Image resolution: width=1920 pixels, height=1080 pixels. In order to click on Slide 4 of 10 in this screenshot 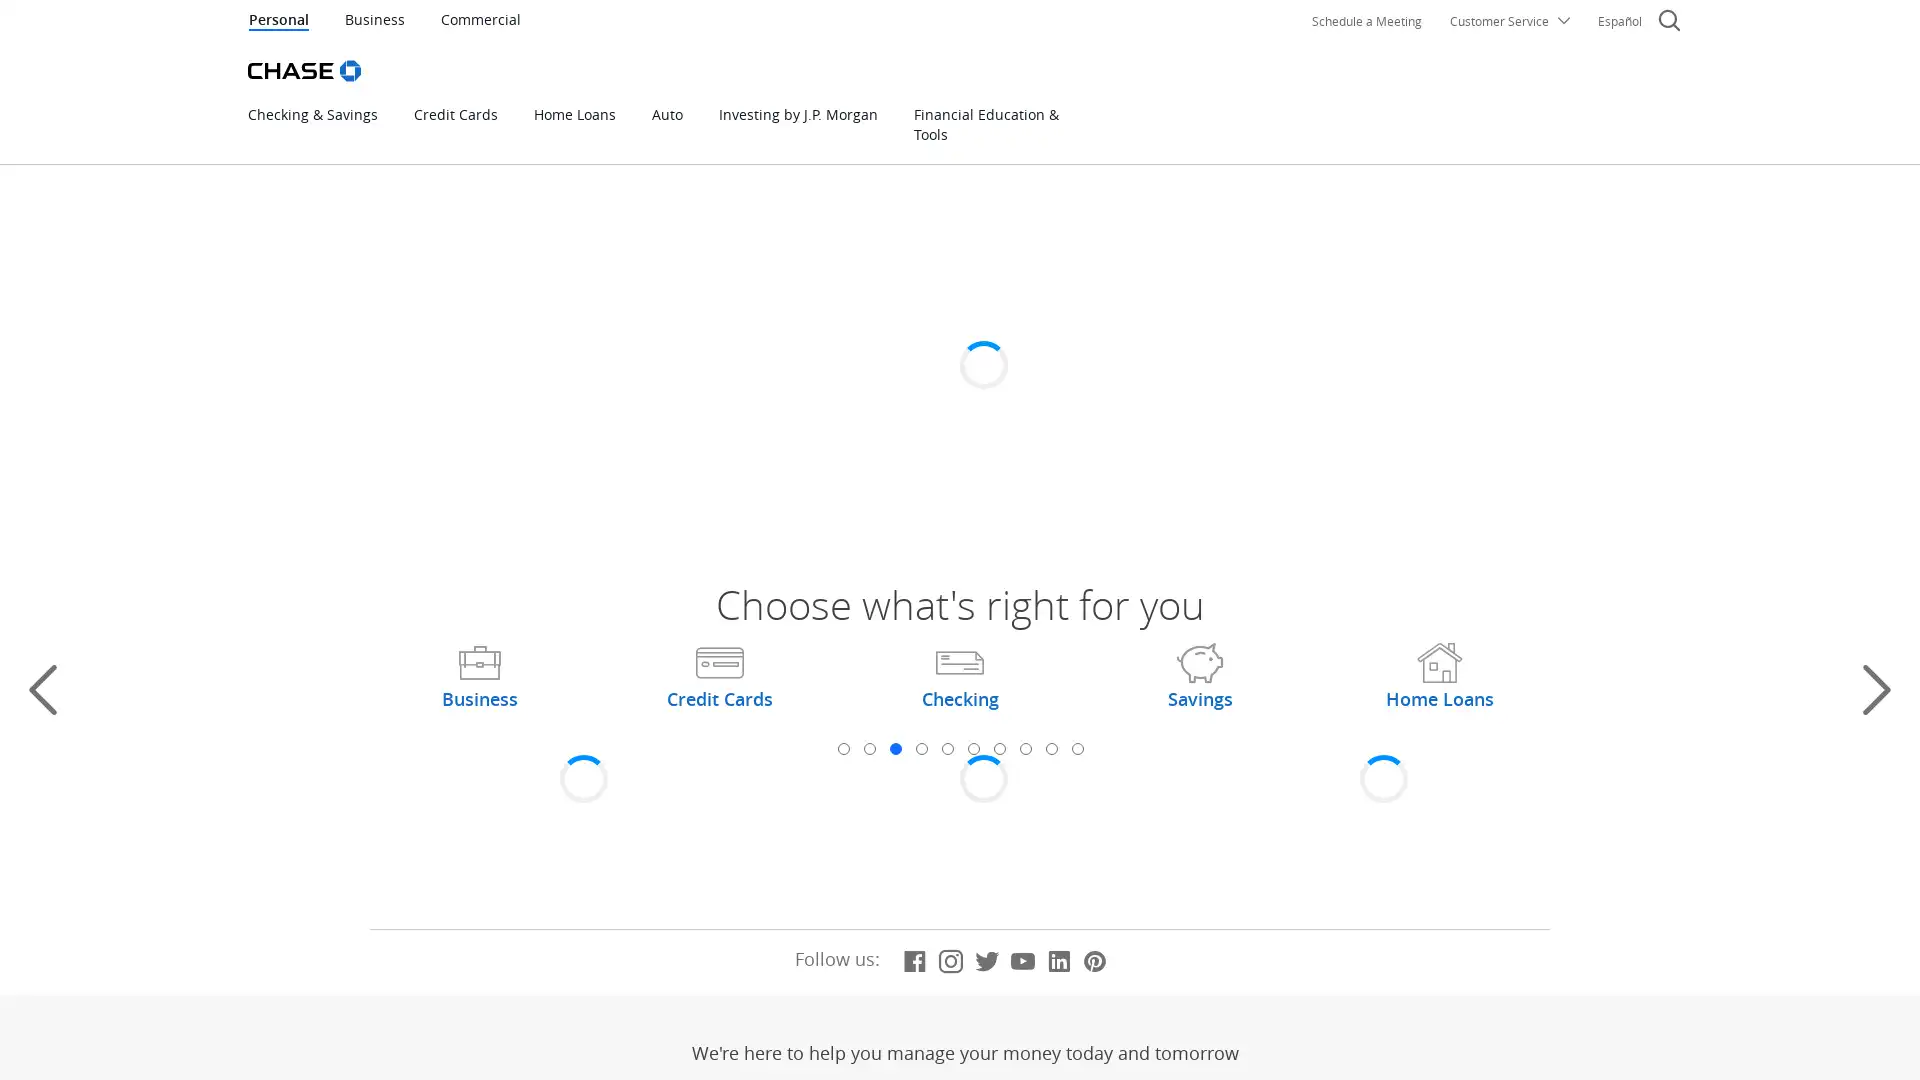, I will do `click(920, 748)`.